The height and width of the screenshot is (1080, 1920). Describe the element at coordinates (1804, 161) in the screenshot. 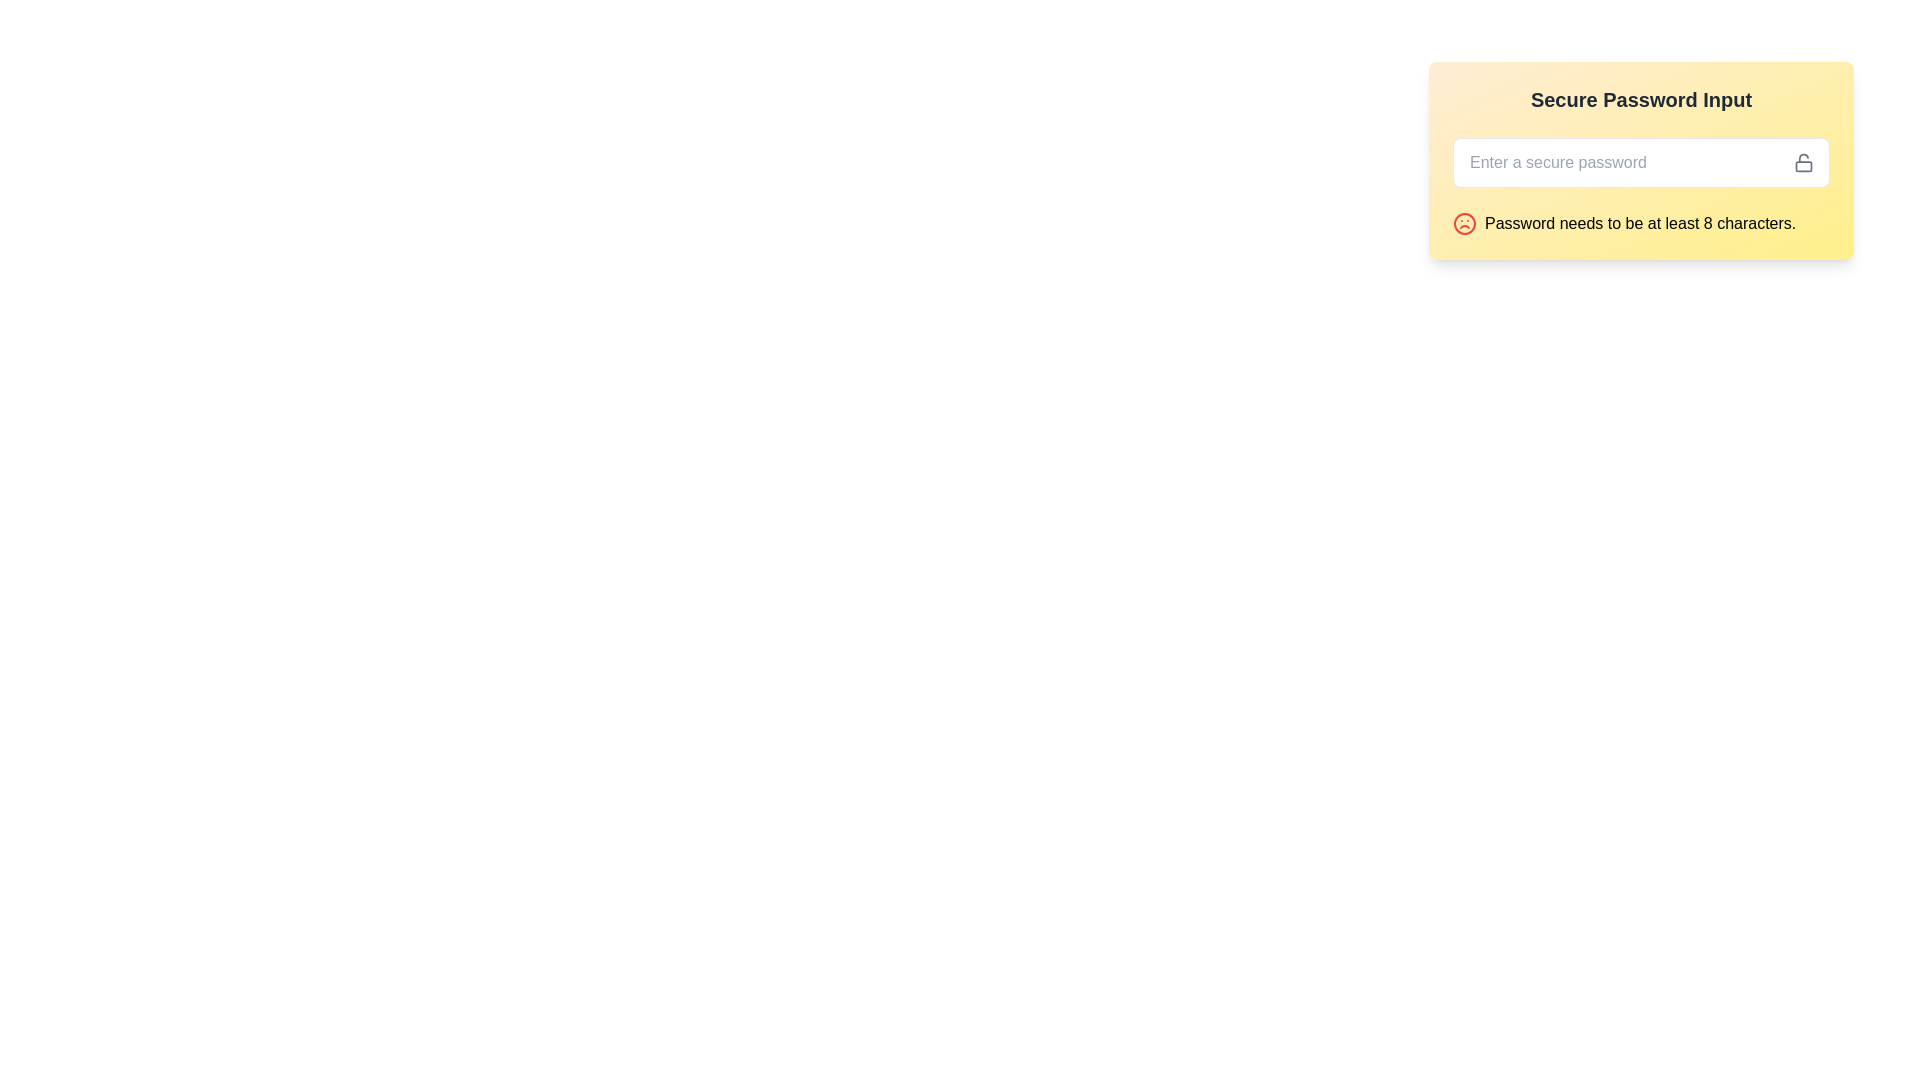

I see `the open lock icon, which is styled with gray color and thin lines, located inside a yellow rectangular box to the right of the 'Secure Password Input' field` at that location.